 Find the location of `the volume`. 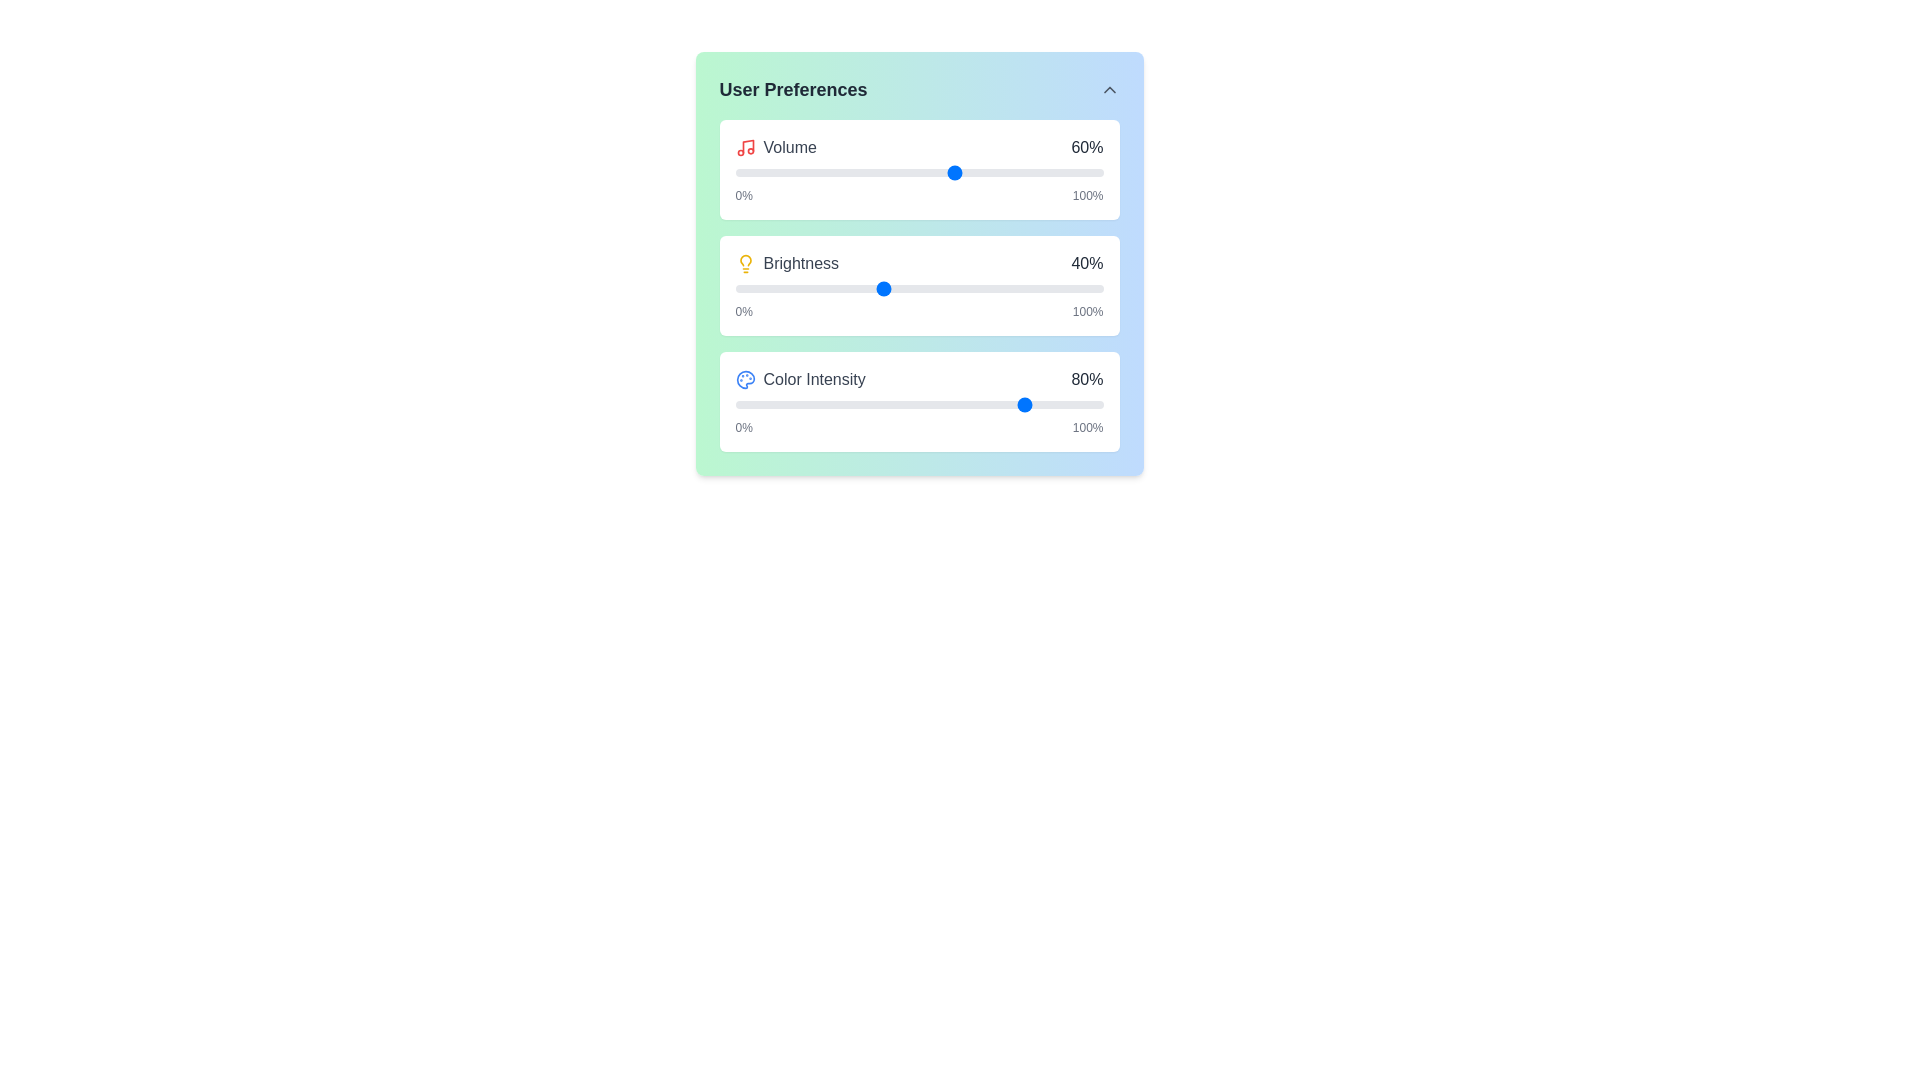

the volume is located at coordinates (1007, 172).